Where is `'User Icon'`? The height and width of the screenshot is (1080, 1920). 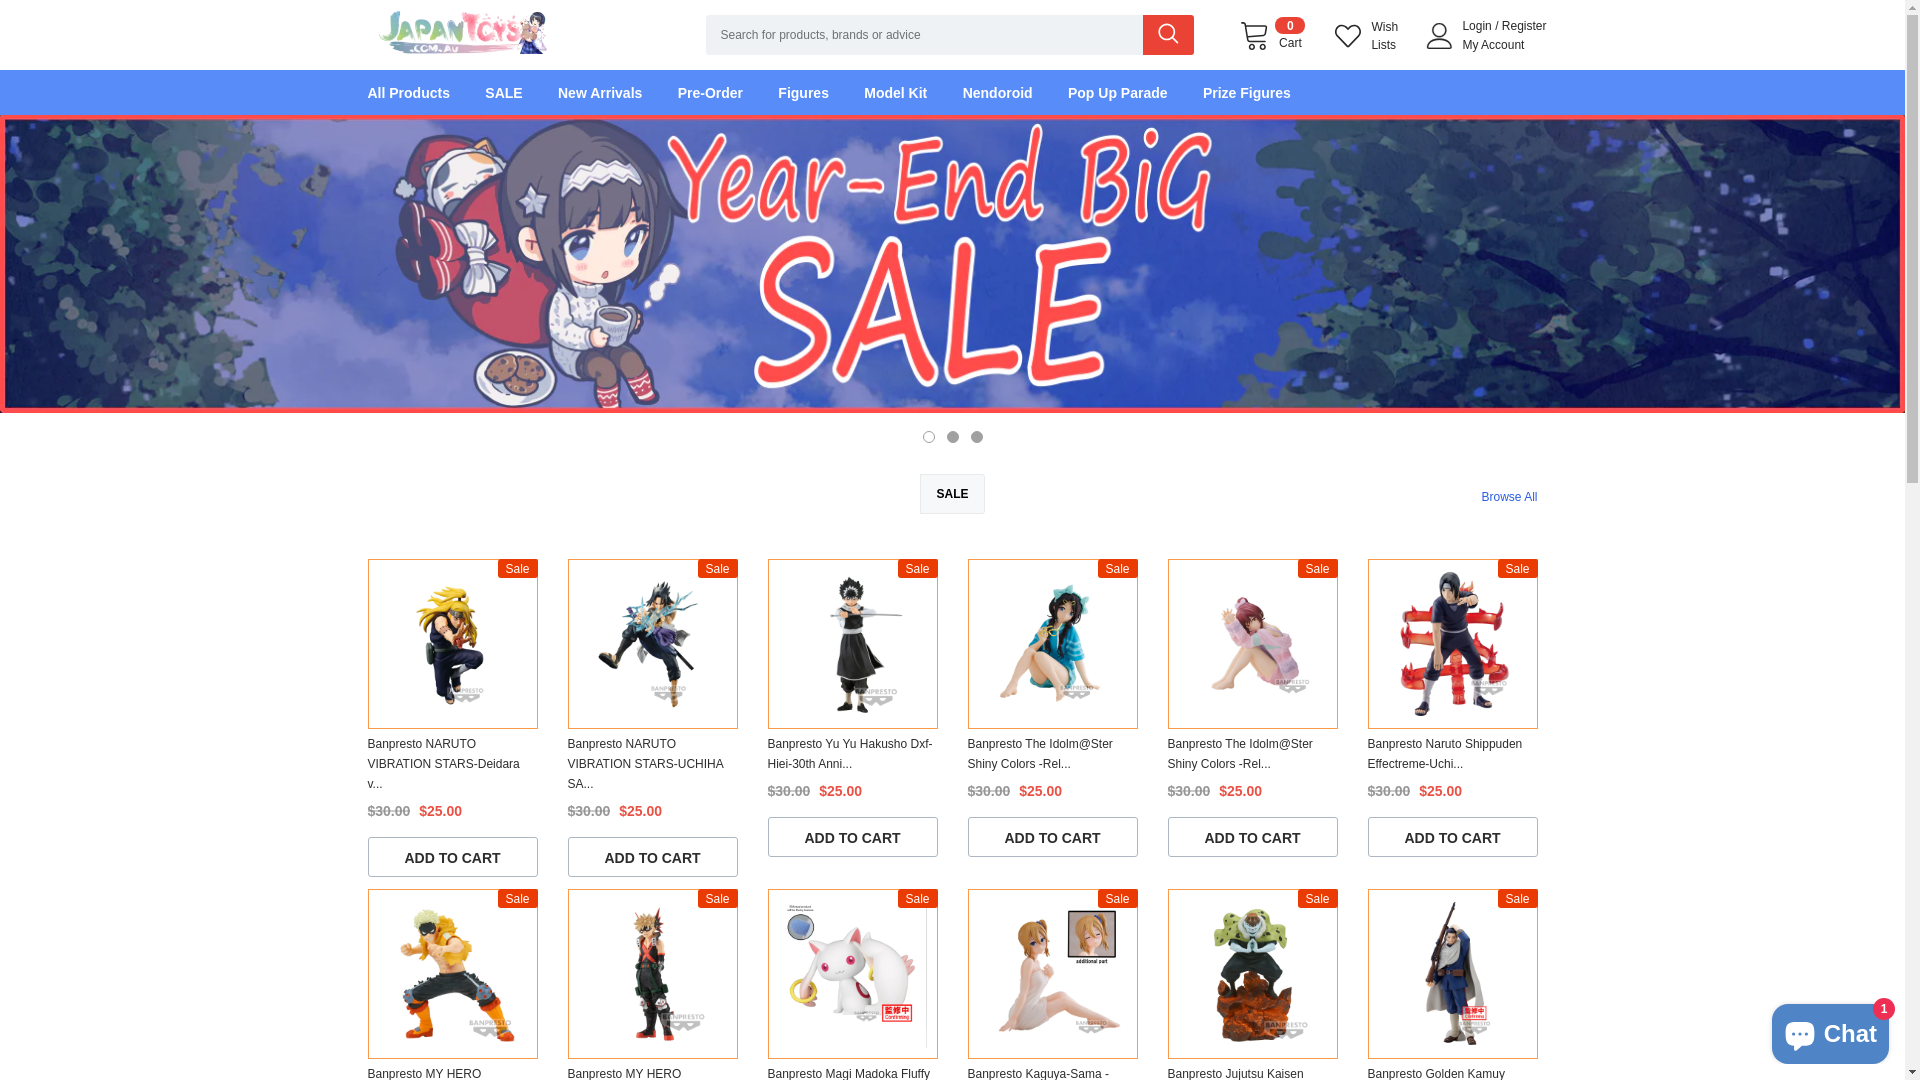
'User Icon' is located at coordinates (1440, 35).